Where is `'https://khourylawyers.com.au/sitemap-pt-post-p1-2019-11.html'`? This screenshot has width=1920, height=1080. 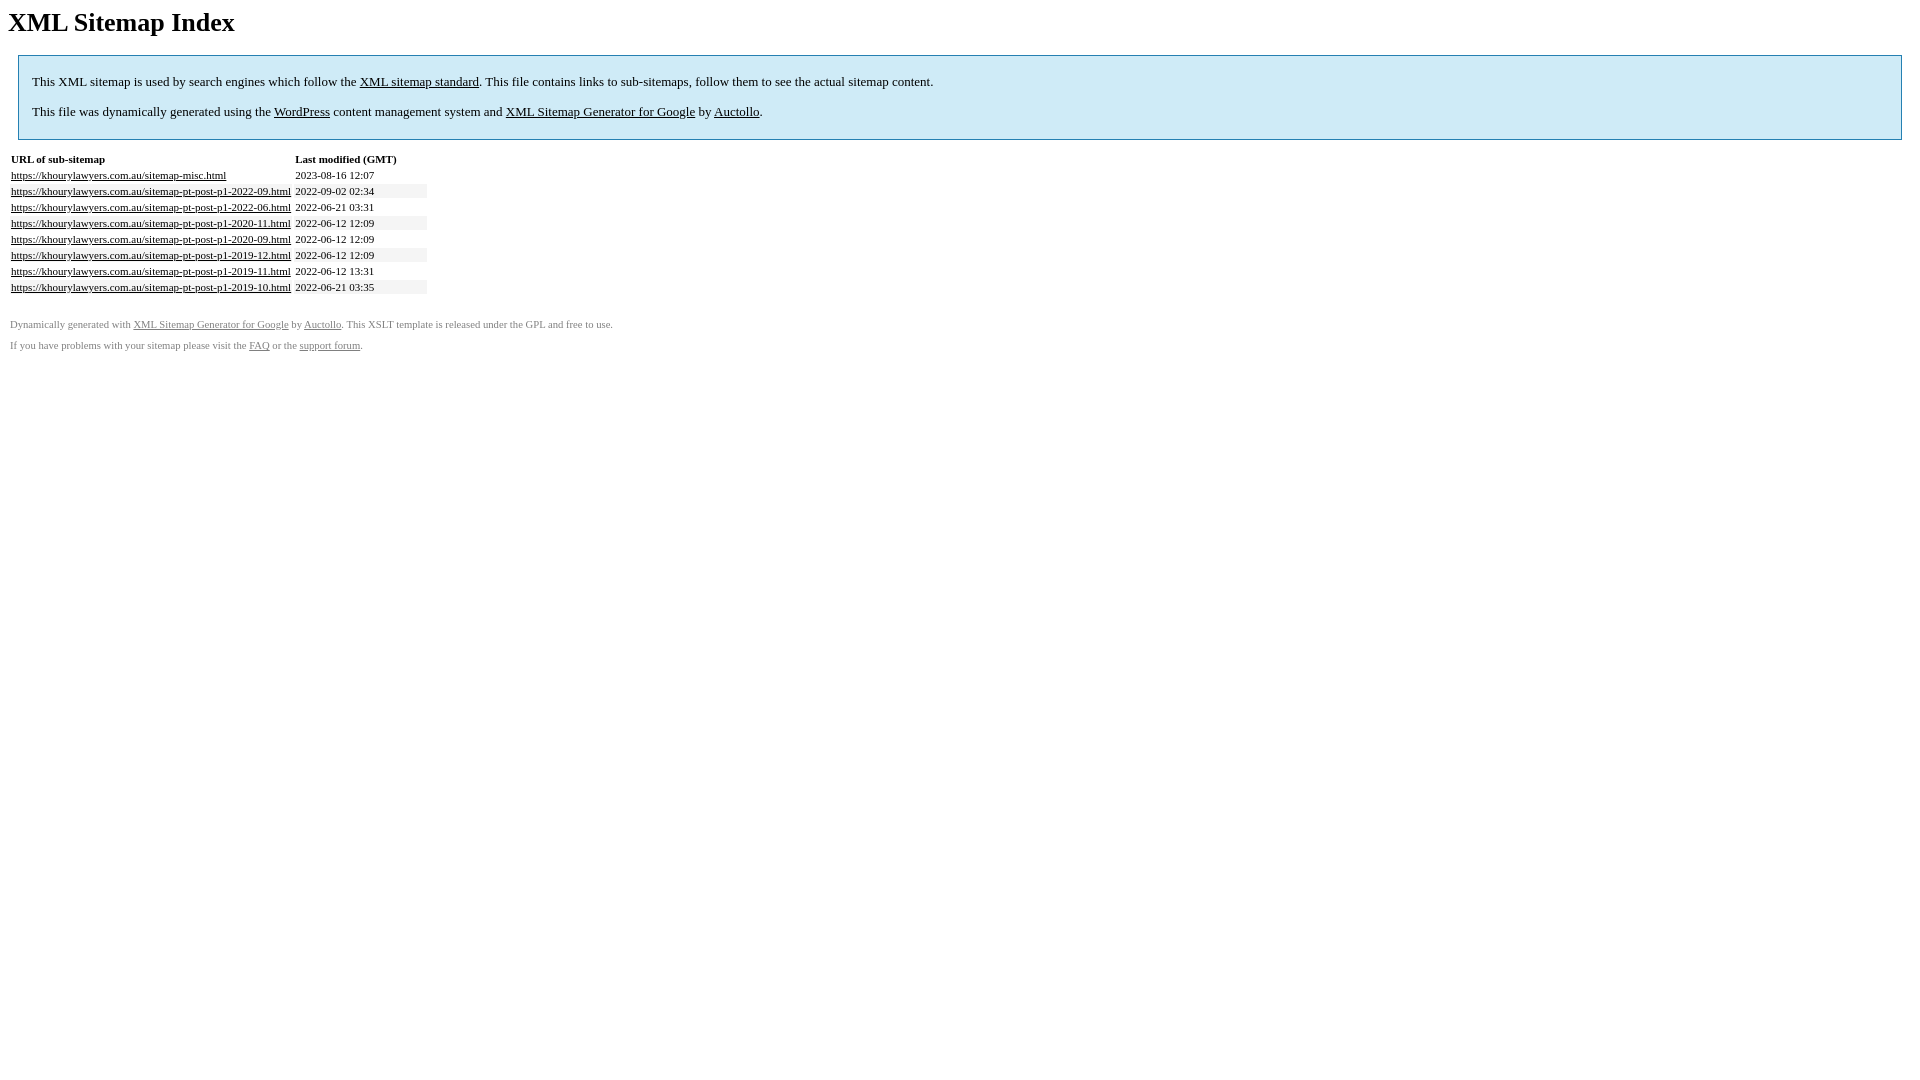
'https://khourylawyers.com.au/sitemap-pt-post-p1-2019-11.html' is located at coordinates (149, 270).